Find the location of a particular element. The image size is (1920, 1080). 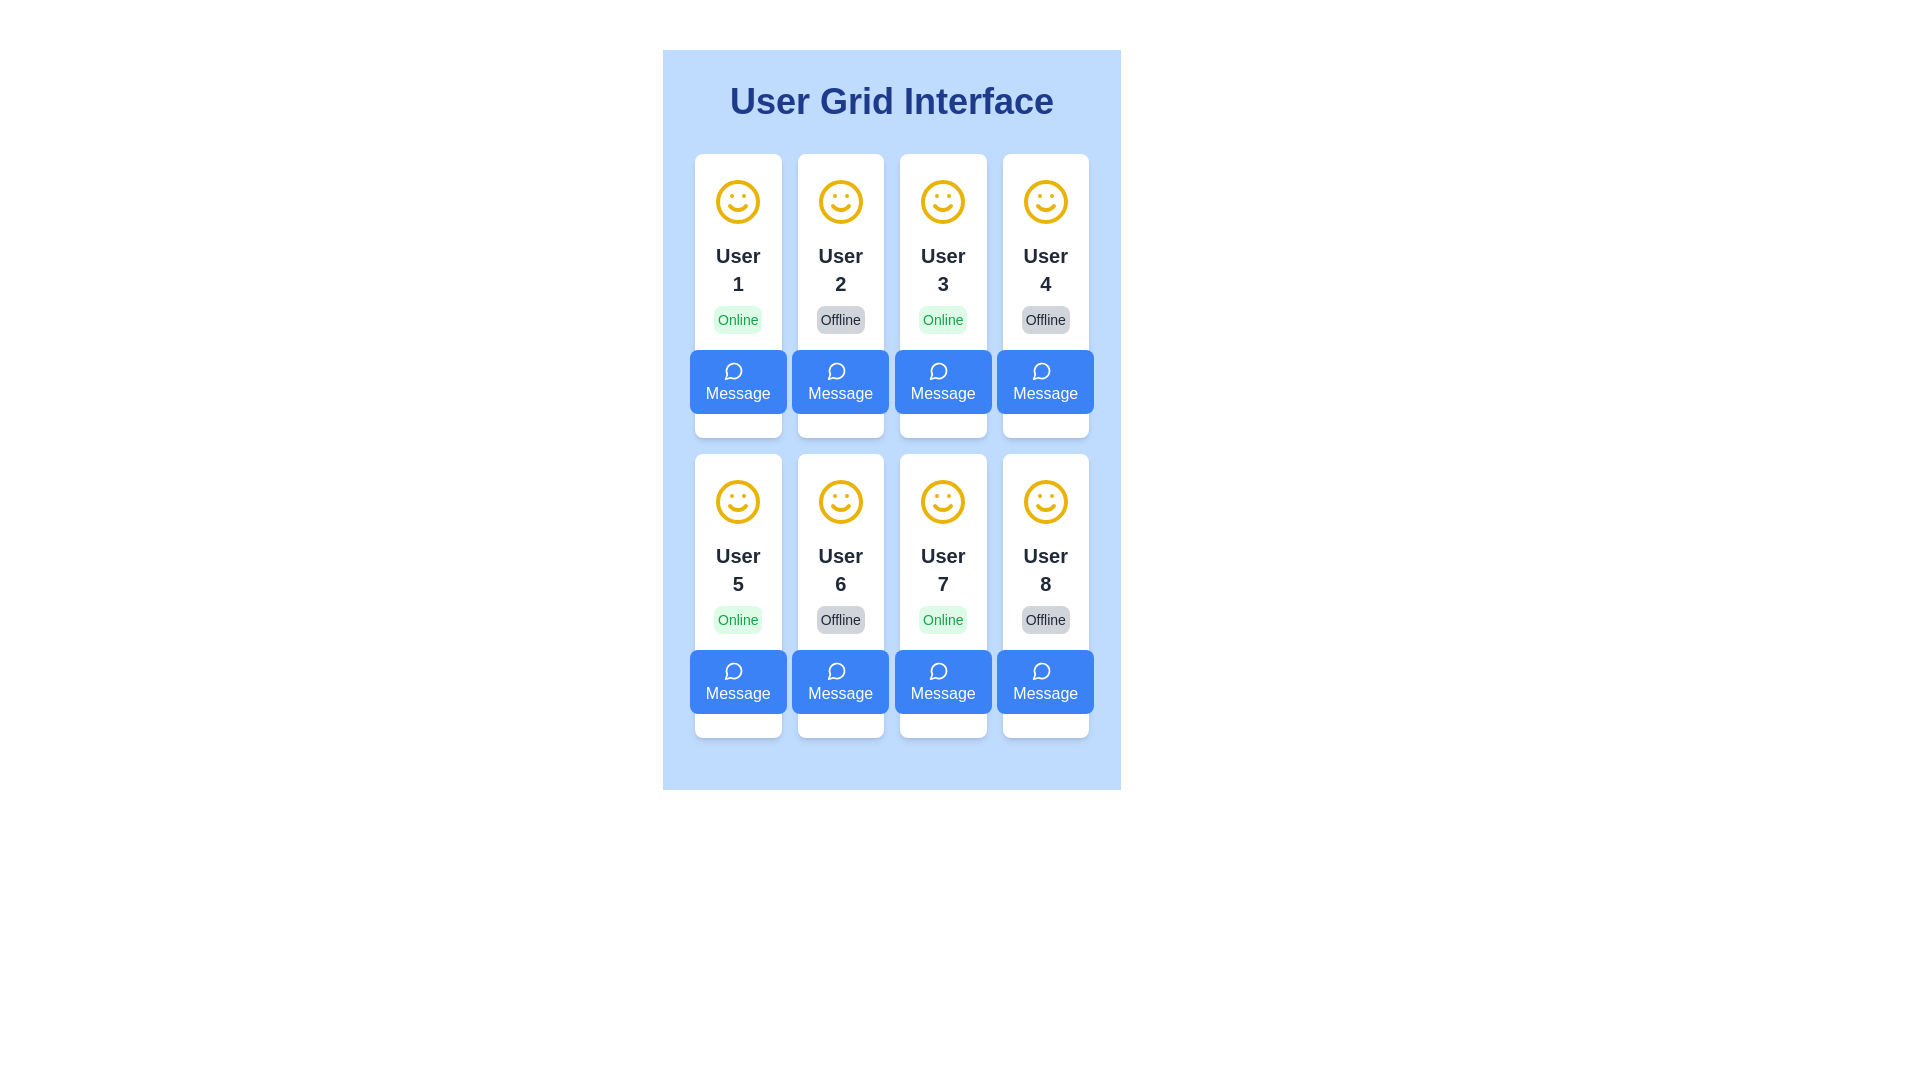

the Decorative icon representing a happy status for 'User 6', located at the top-center of the card labeled 'User 6' is located at coordinates (840, 500).